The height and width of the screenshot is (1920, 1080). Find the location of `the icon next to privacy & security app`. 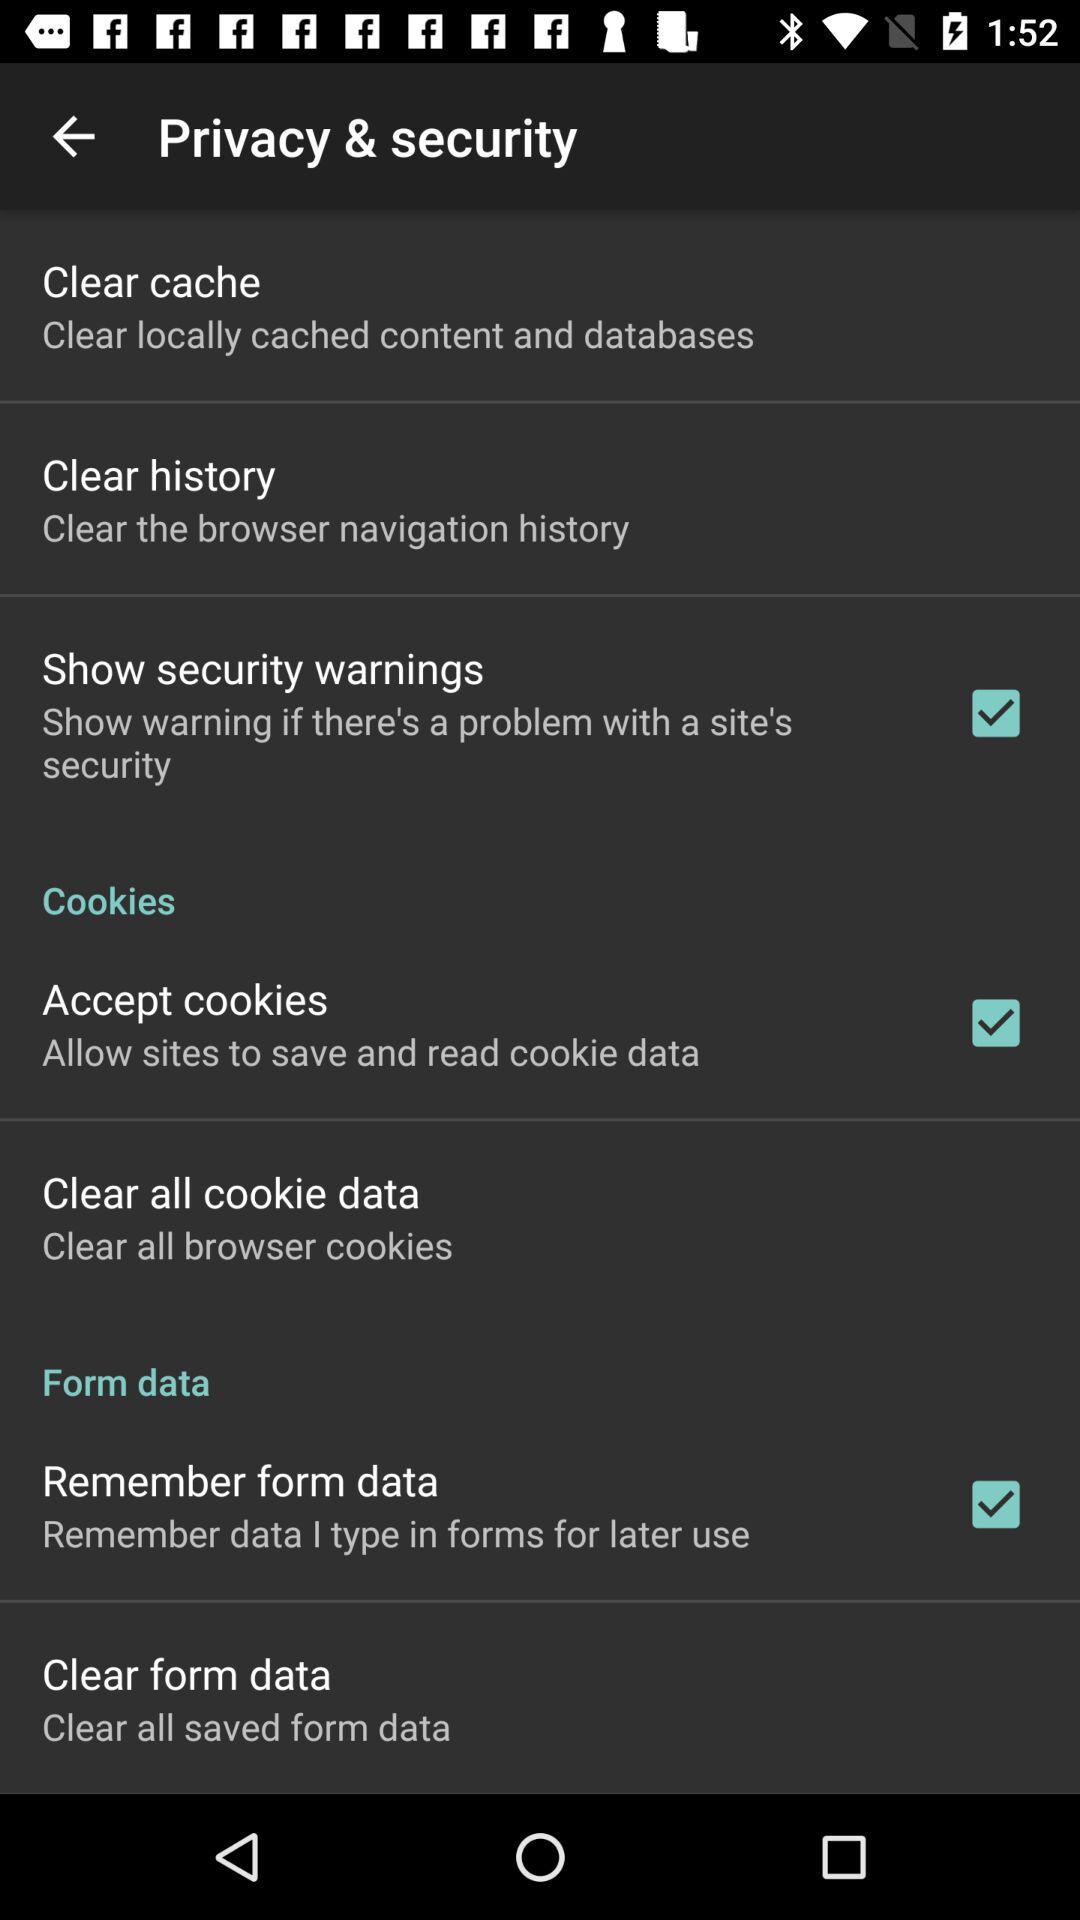

the icon next to privacy & security app is located at coordinates (72, 135).